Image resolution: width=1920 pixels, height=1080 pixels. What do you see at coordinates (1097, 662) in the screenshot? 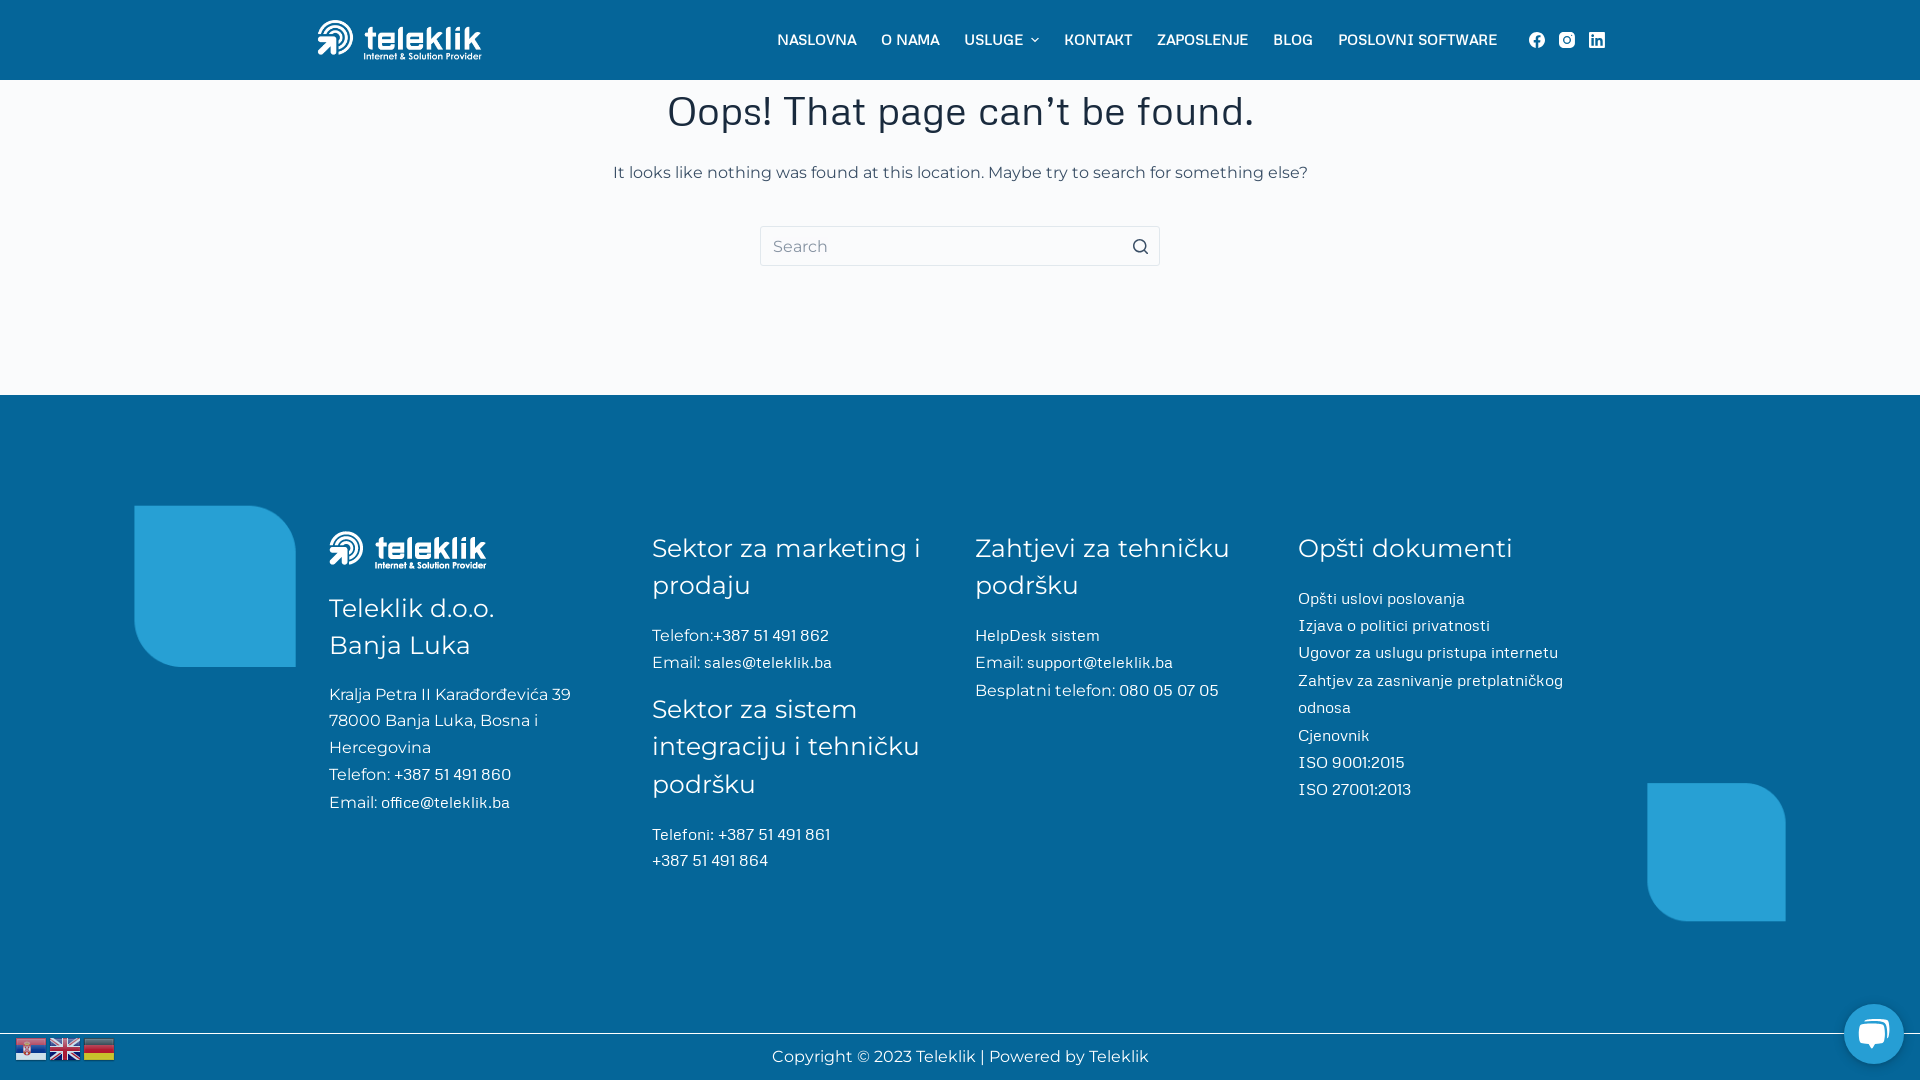
I see `'support@teleklik.ba'` at bounding box center [1097, 662].